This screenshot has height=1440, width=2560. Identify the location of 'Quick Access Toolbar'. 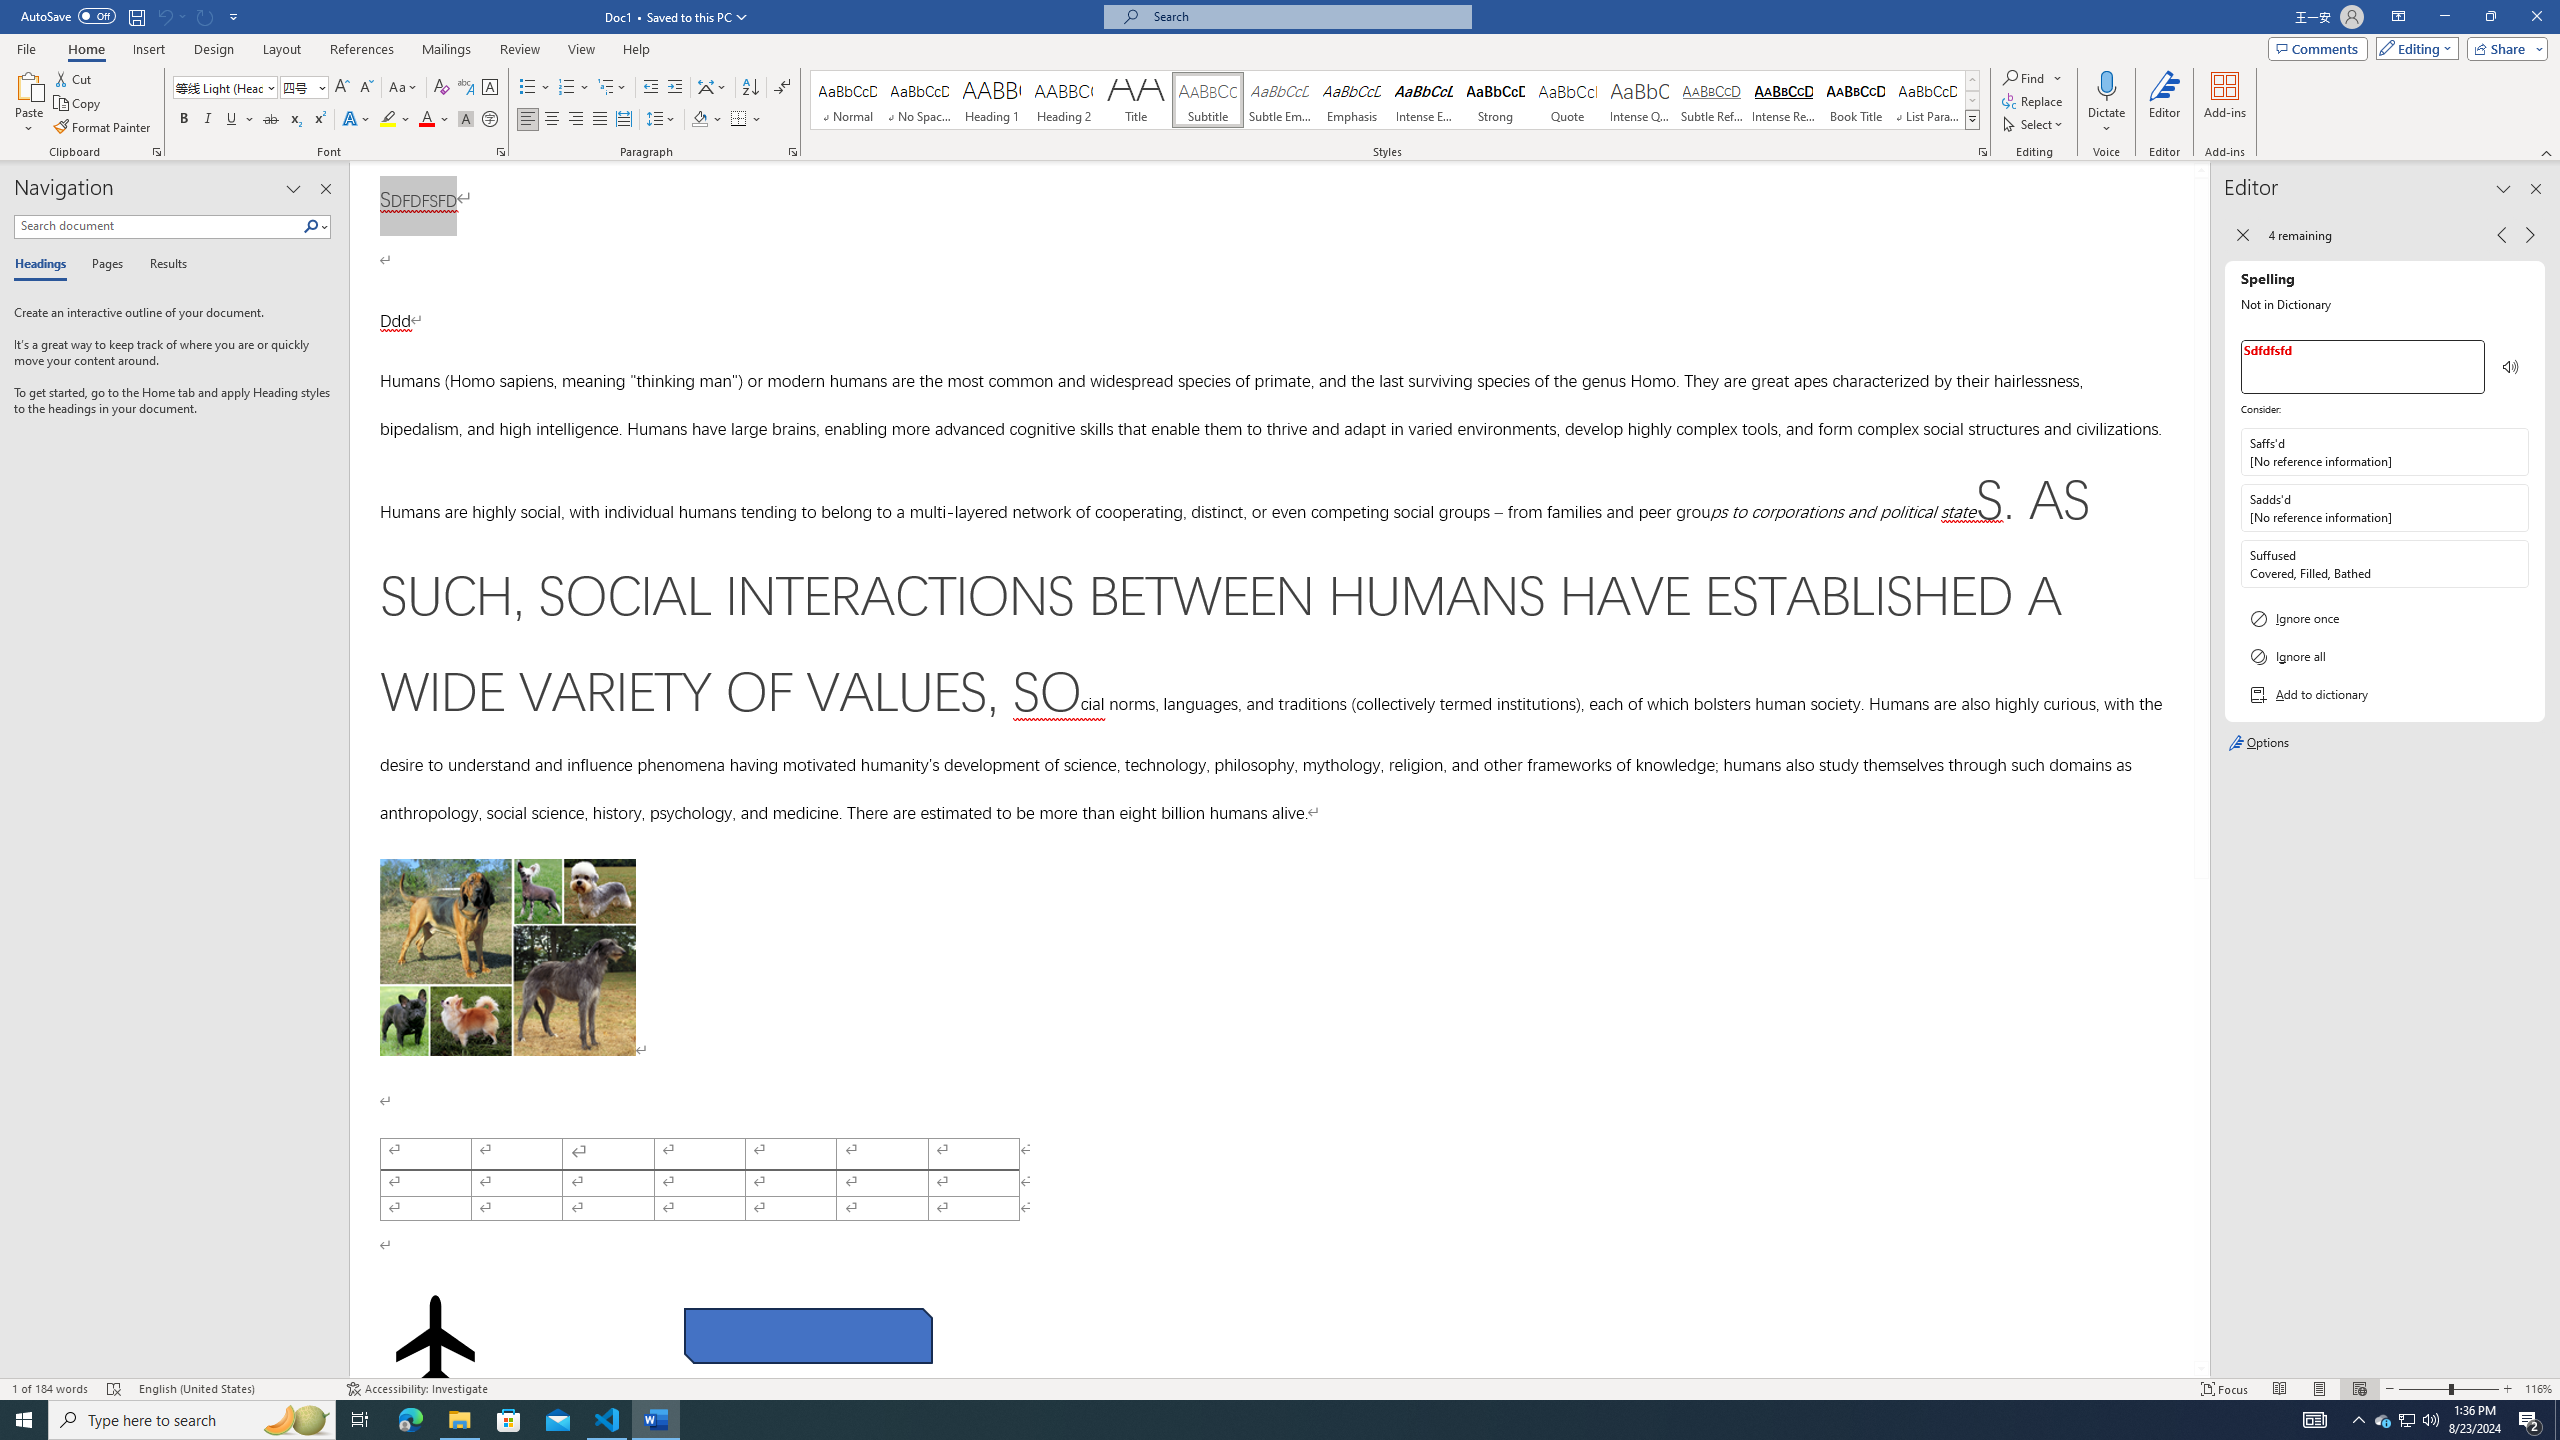
(130, 16).